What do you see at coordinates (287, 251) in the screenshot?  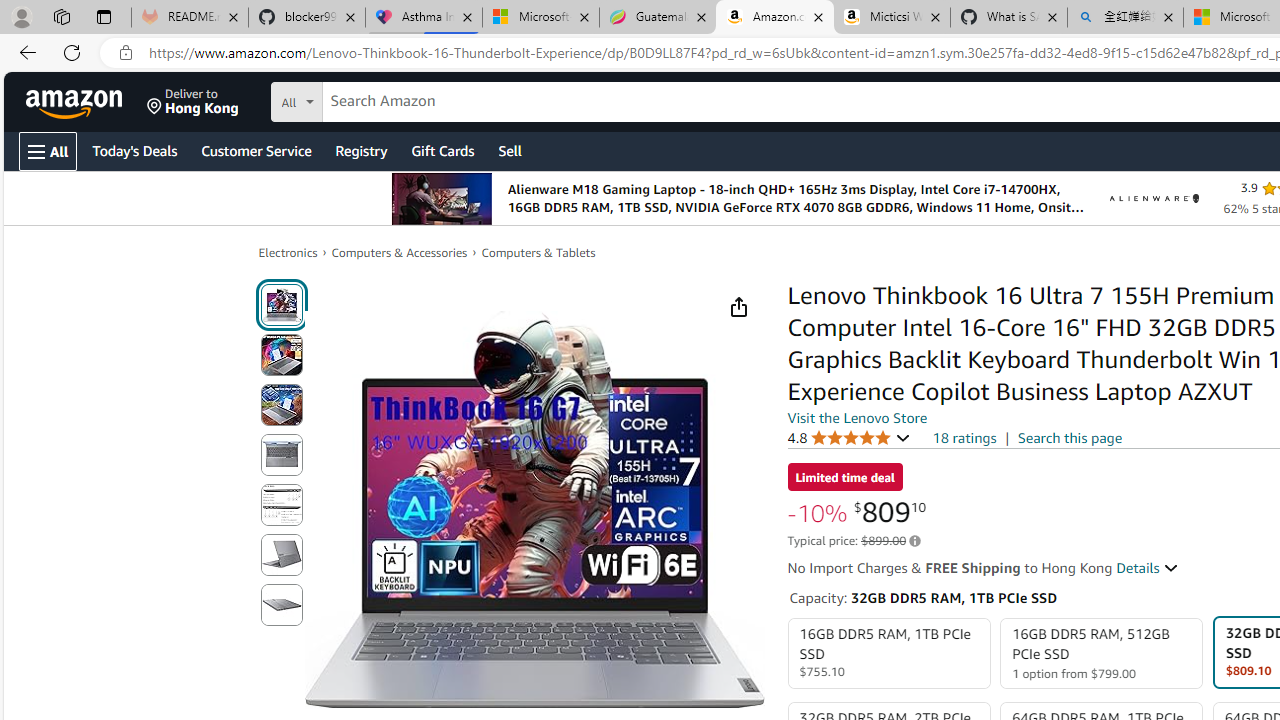 I see `'Electronics'` at bounding box center [287, 251].